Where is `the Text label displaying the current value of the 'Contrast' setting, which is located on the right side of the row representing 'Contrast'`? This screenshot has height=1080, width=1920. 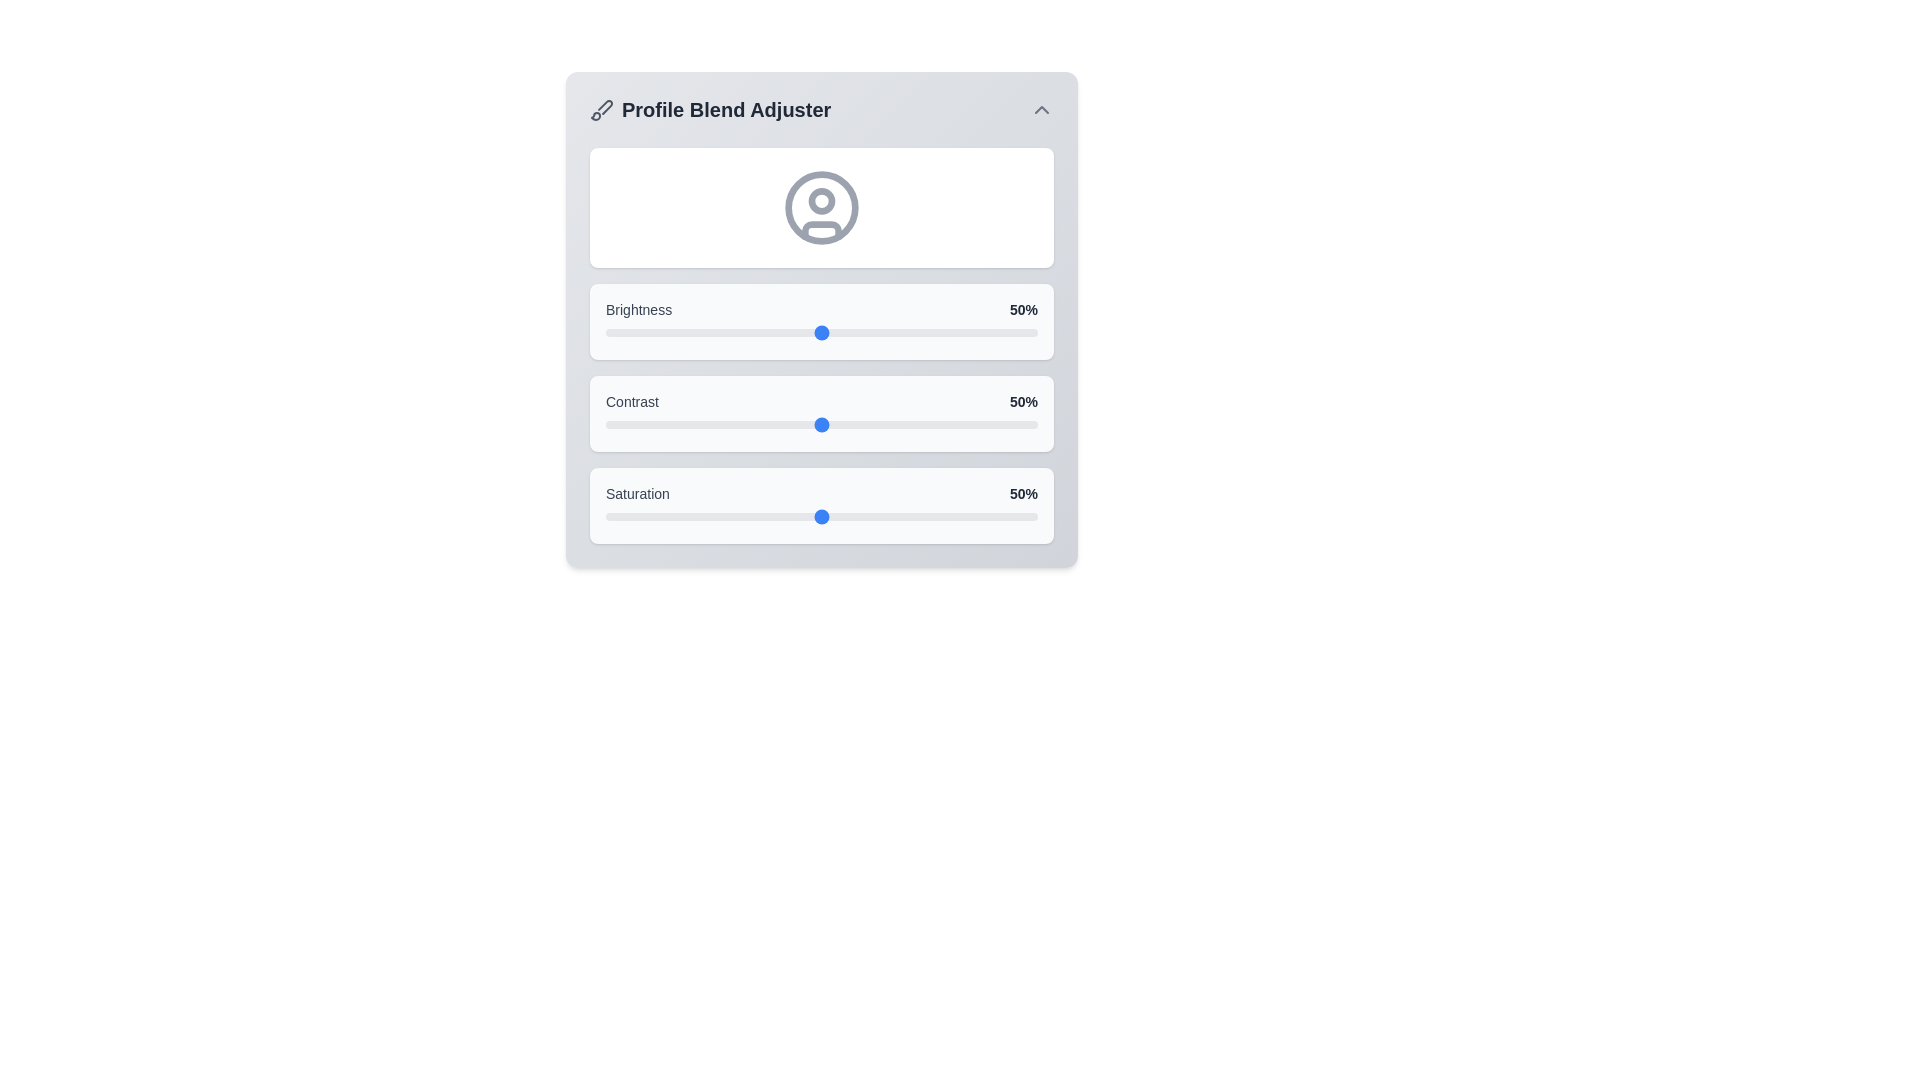 the Text label displaying the current value of the 'Contrast' setting, which is located on the right side of the row representing 'Contrast' is located at coordinates (1023, 401).